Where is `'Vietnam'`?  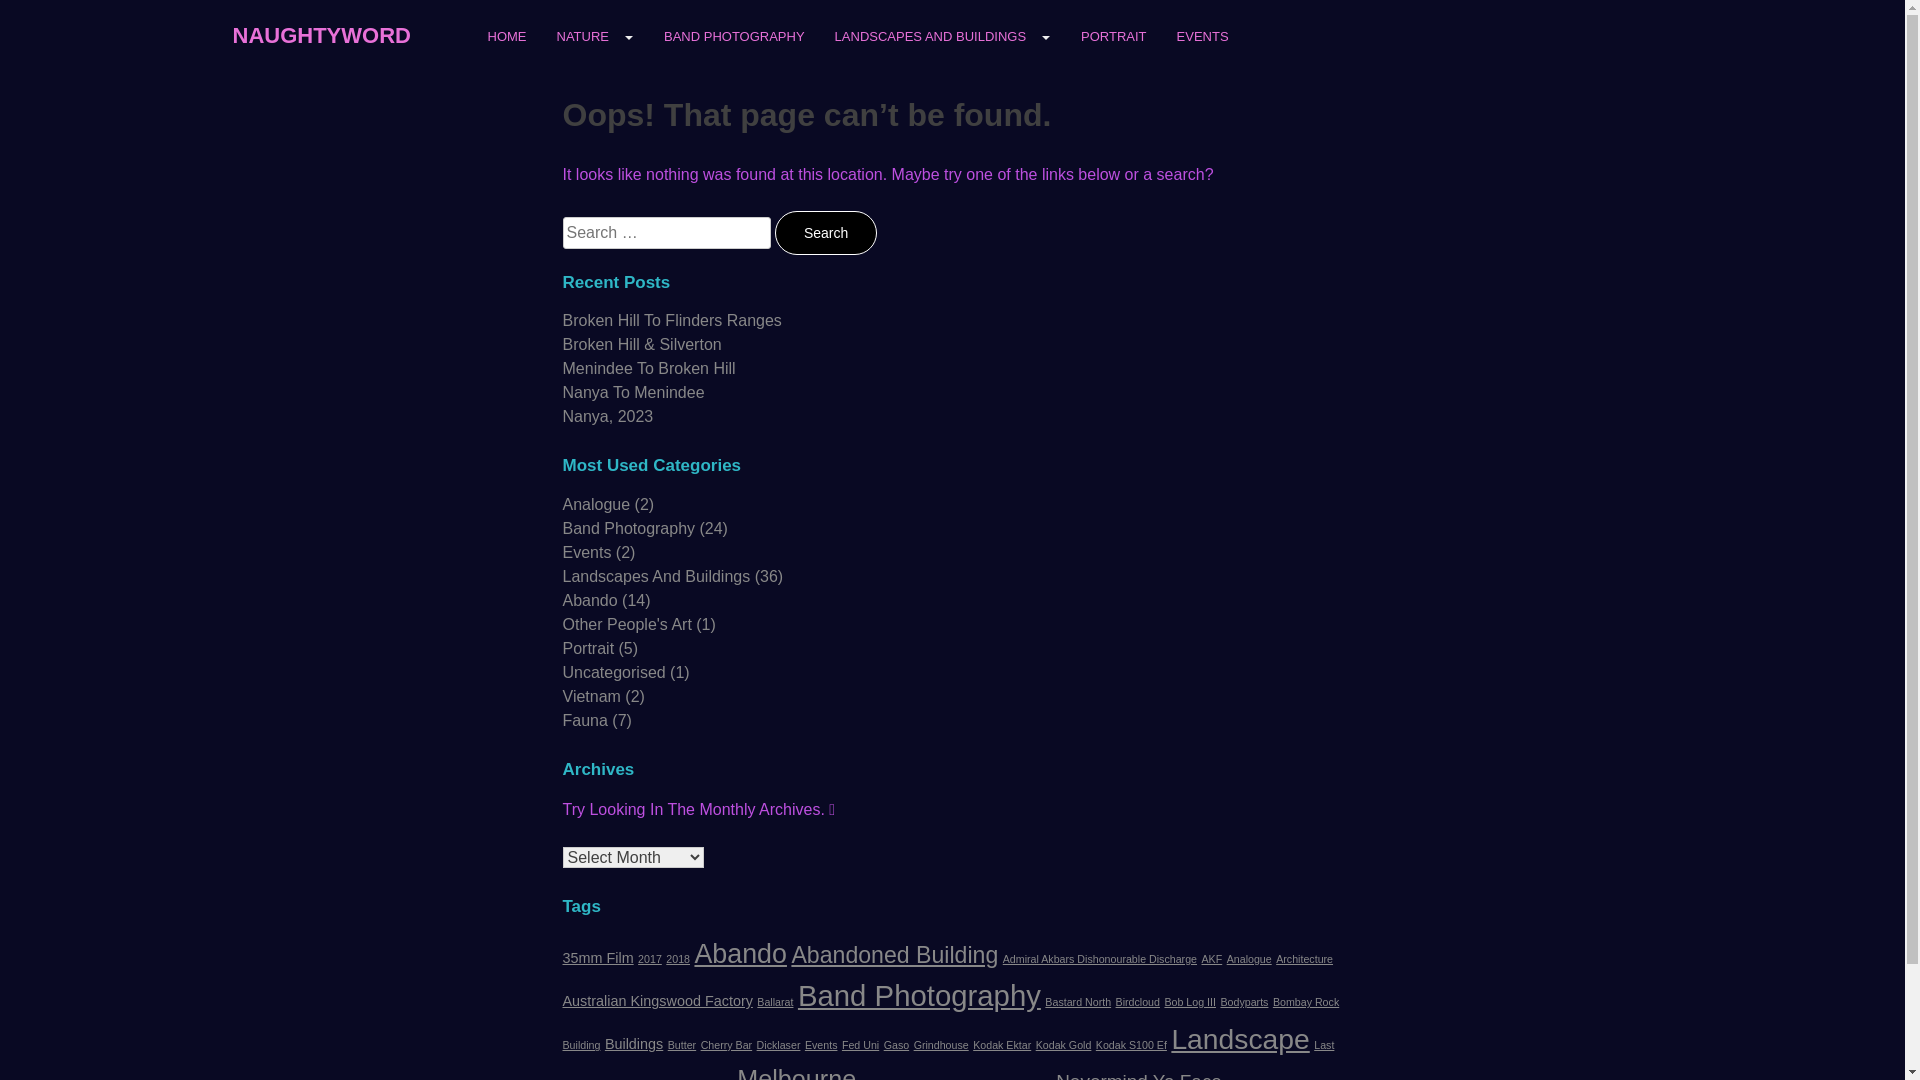
'Vietnam' is located at coordinates (560, 695).